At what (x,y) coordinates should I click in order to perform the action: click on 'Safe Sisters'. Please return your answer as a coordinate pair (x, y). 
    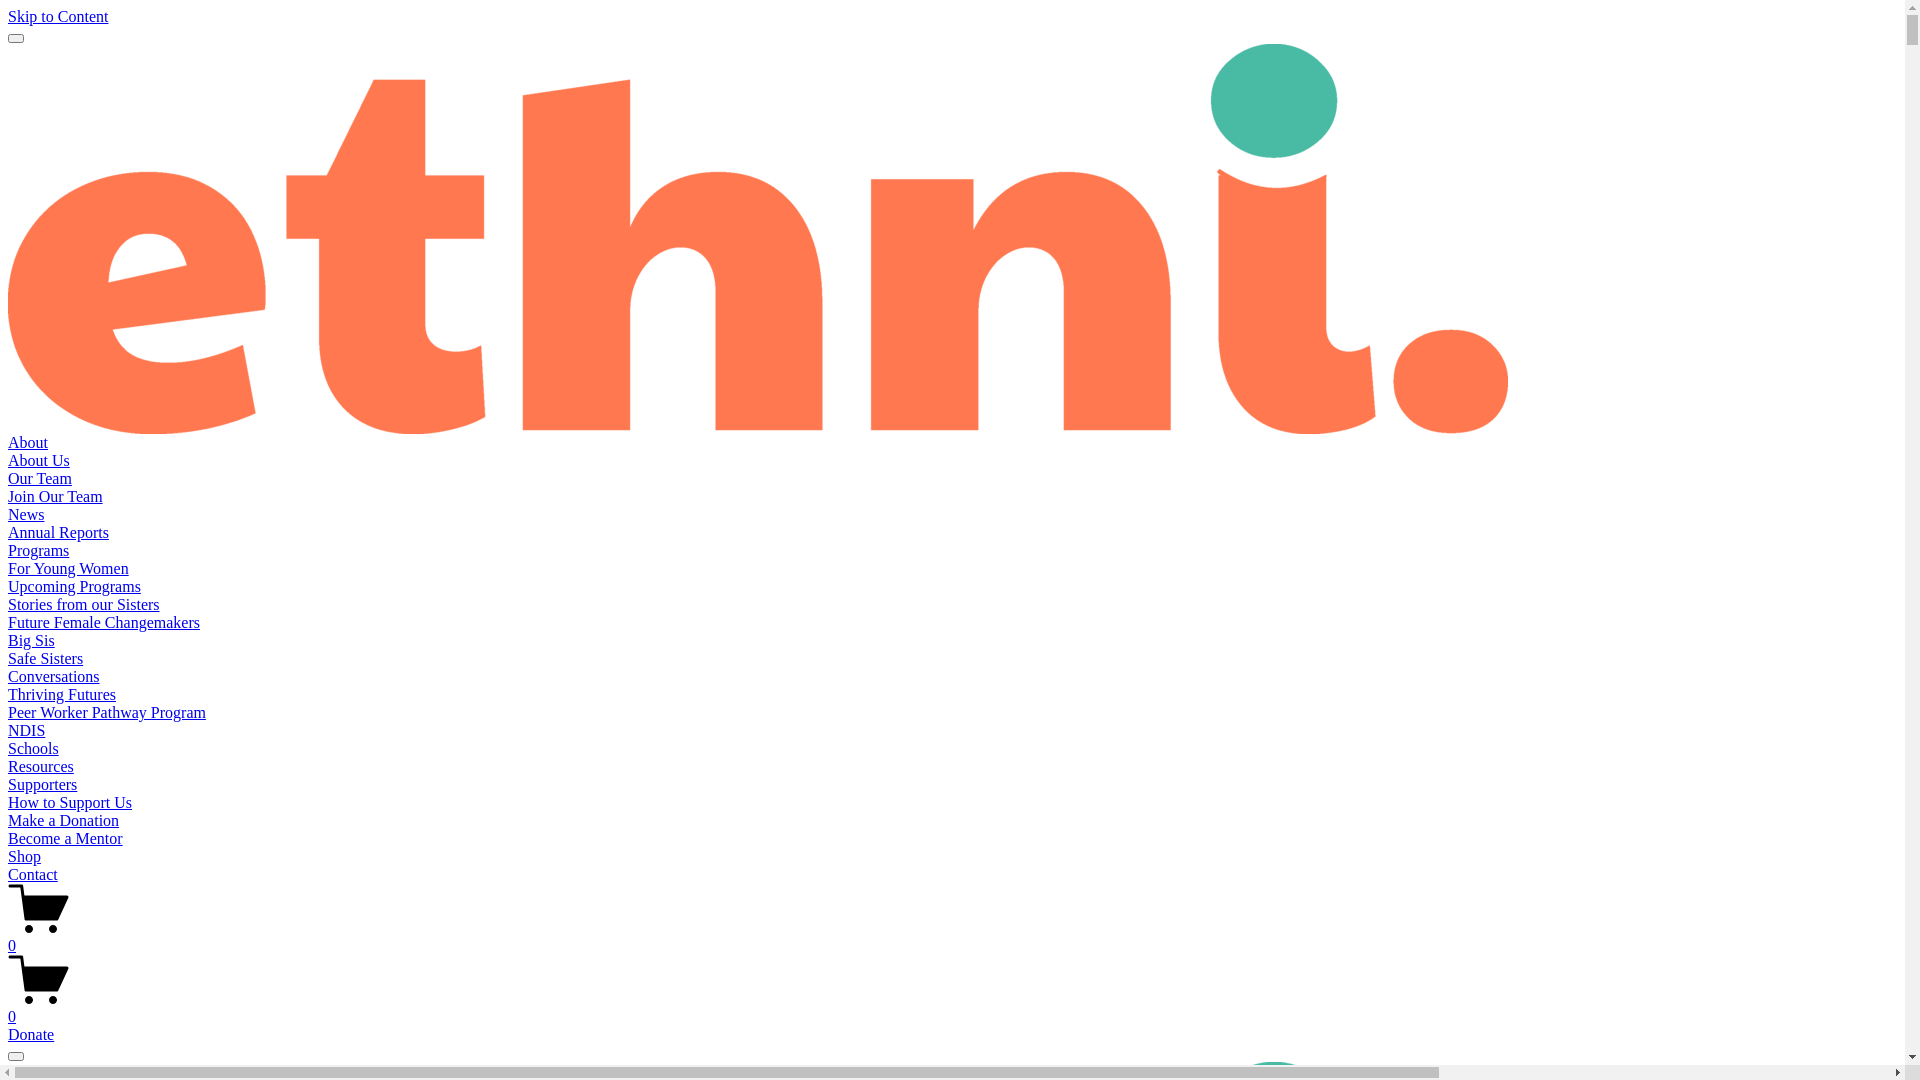
    Looking at the image, I should click on (45, 658).